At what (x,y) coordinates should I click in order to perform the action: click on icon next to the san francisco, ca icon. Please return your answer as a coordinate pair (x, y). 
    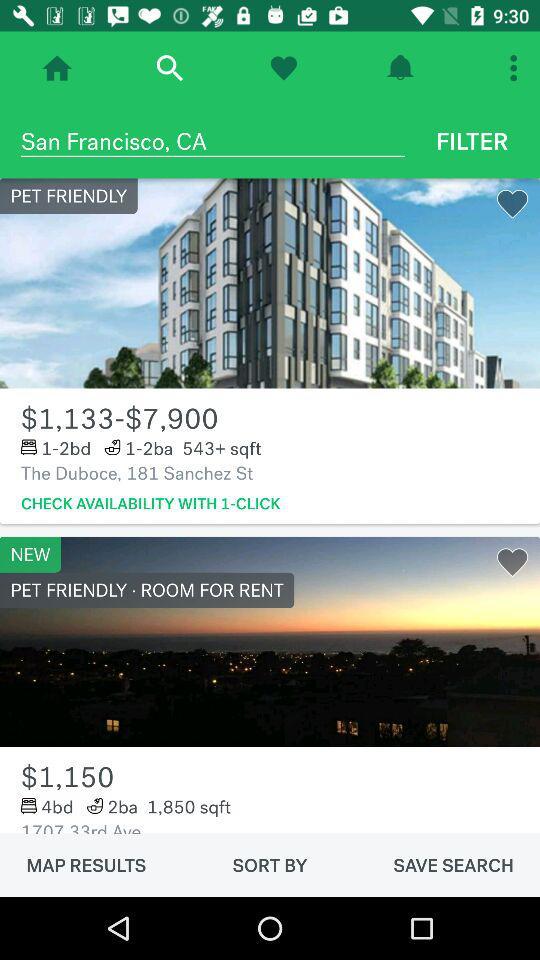
    Looking at the image, I should click on (472, 140).